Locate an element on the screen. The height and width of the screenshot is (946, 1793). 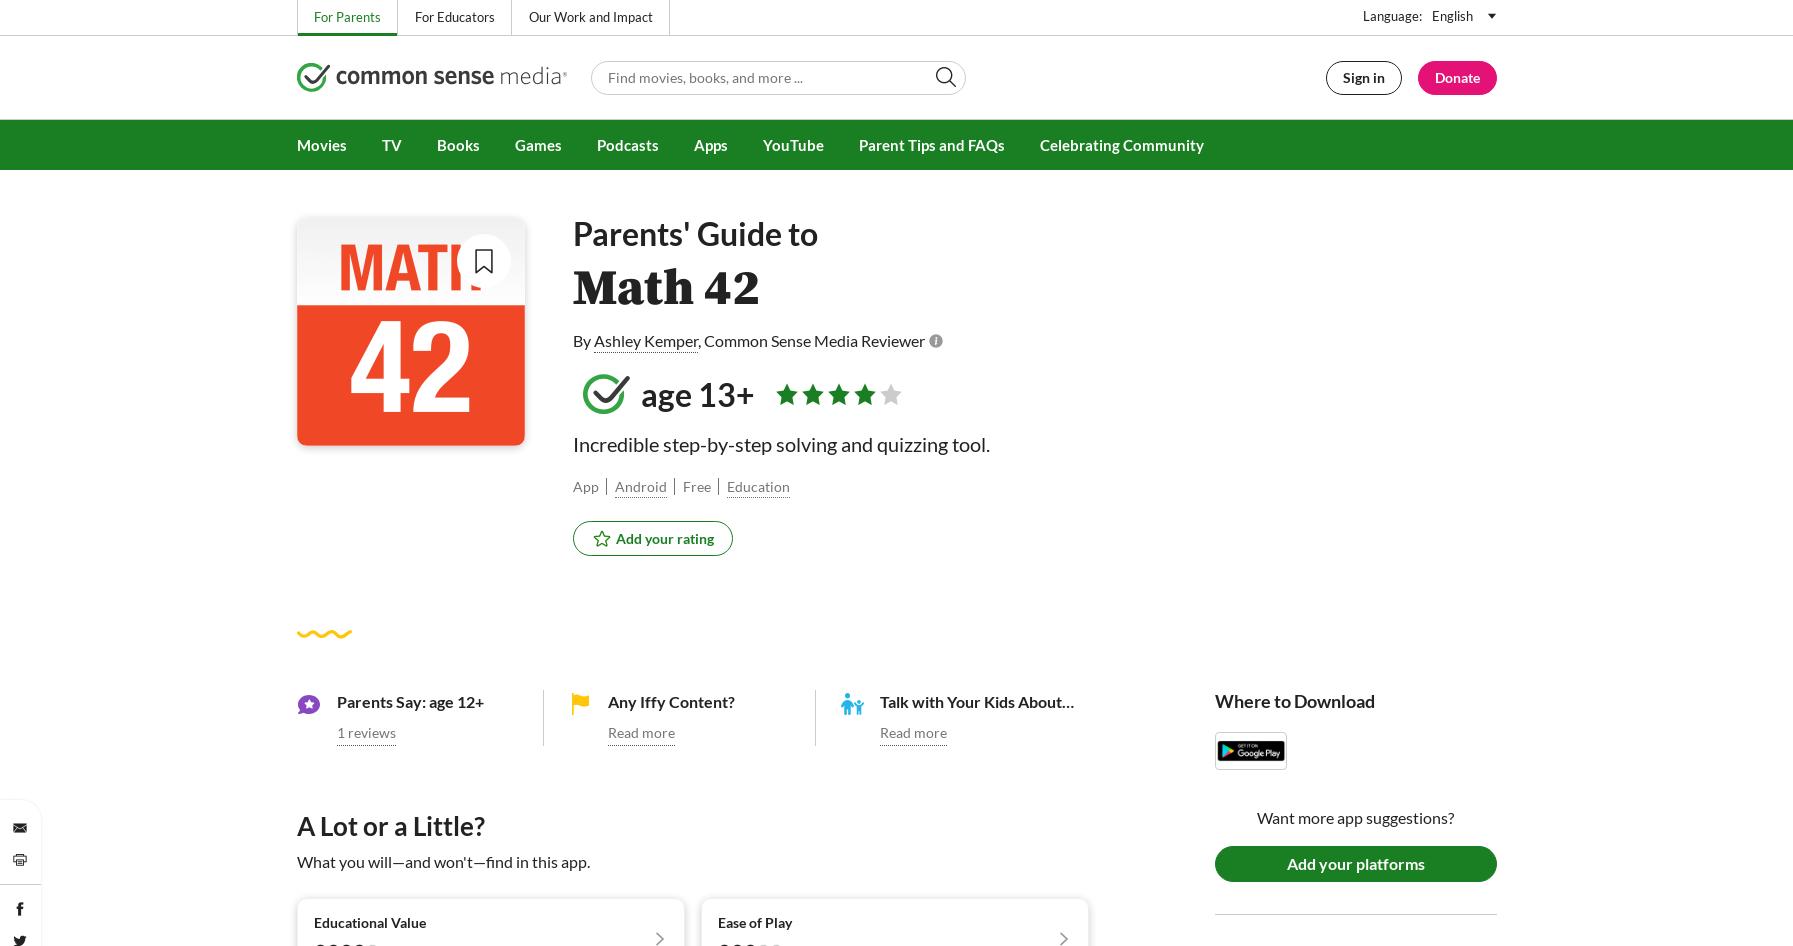
'Podcasts' is located at coordinates (594, 144).